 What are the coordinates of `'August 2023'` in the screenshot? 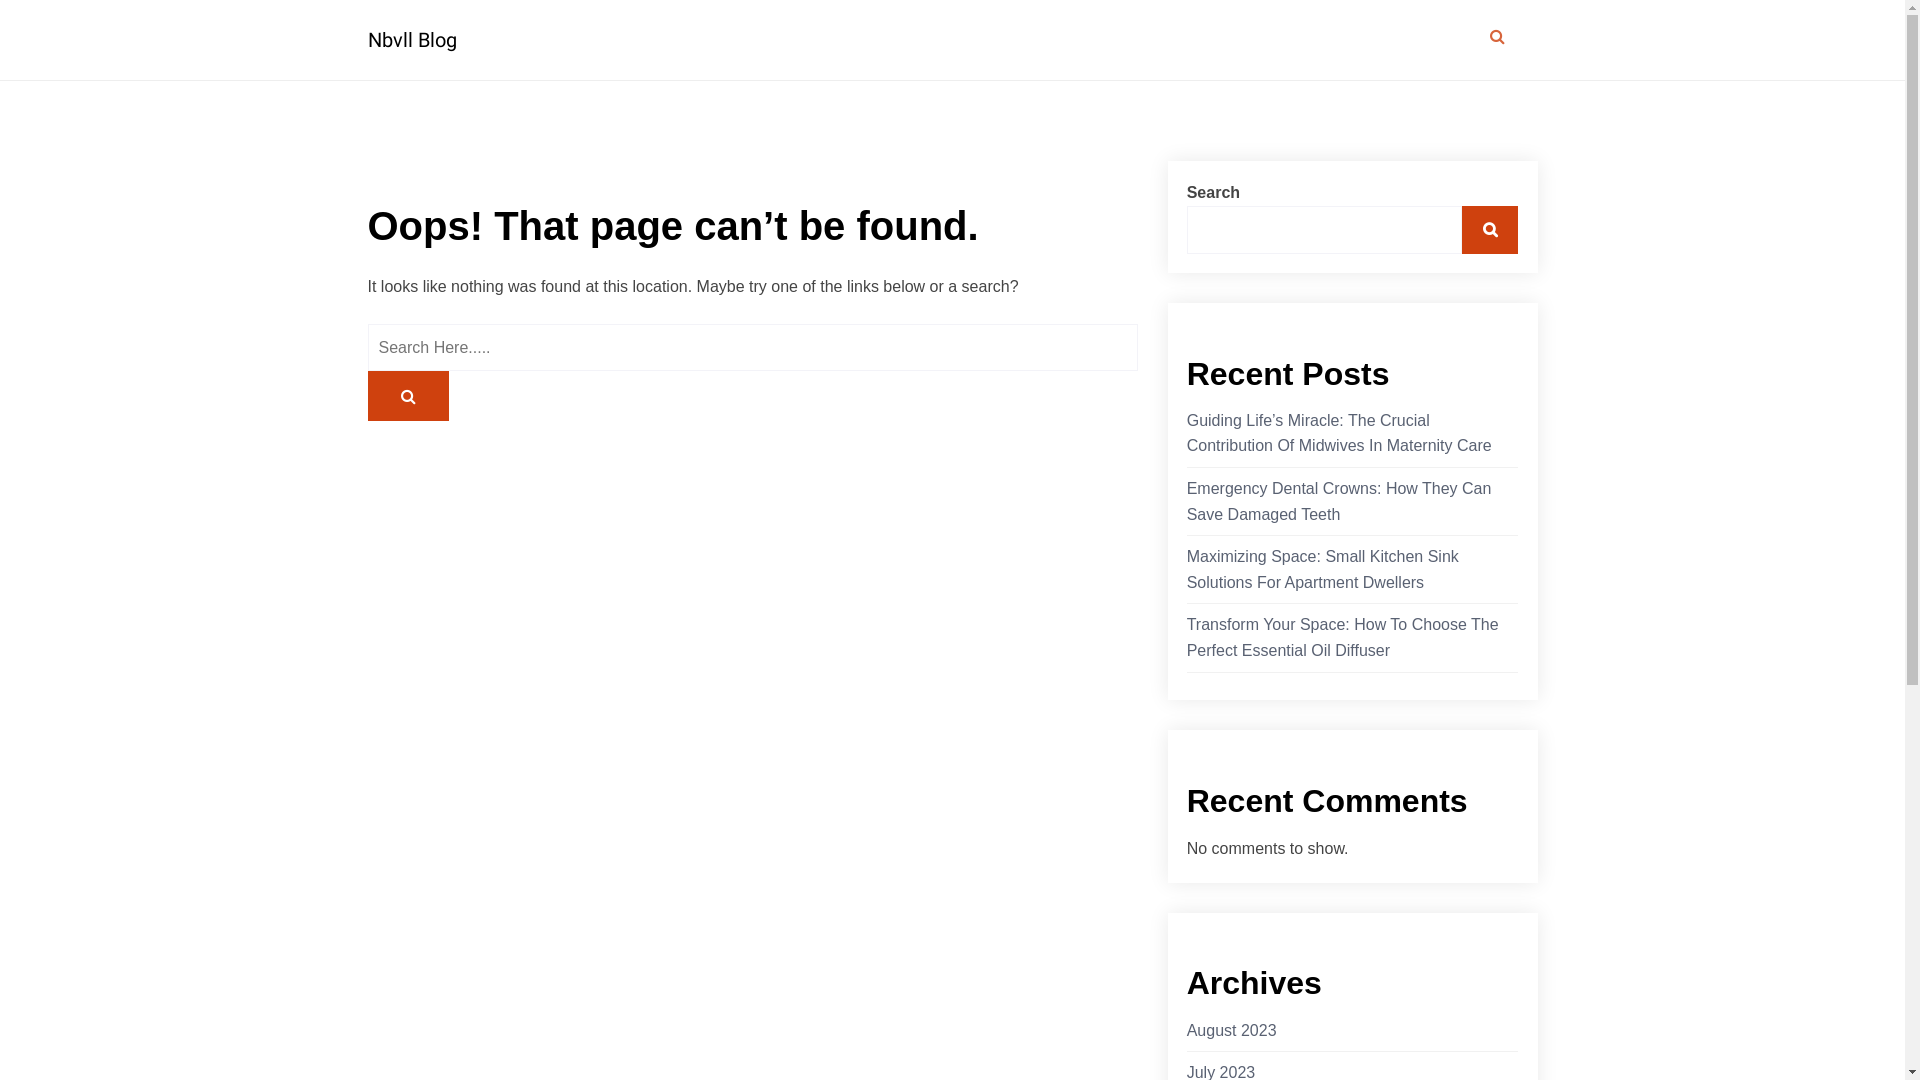 It's located at (1231, 1030).